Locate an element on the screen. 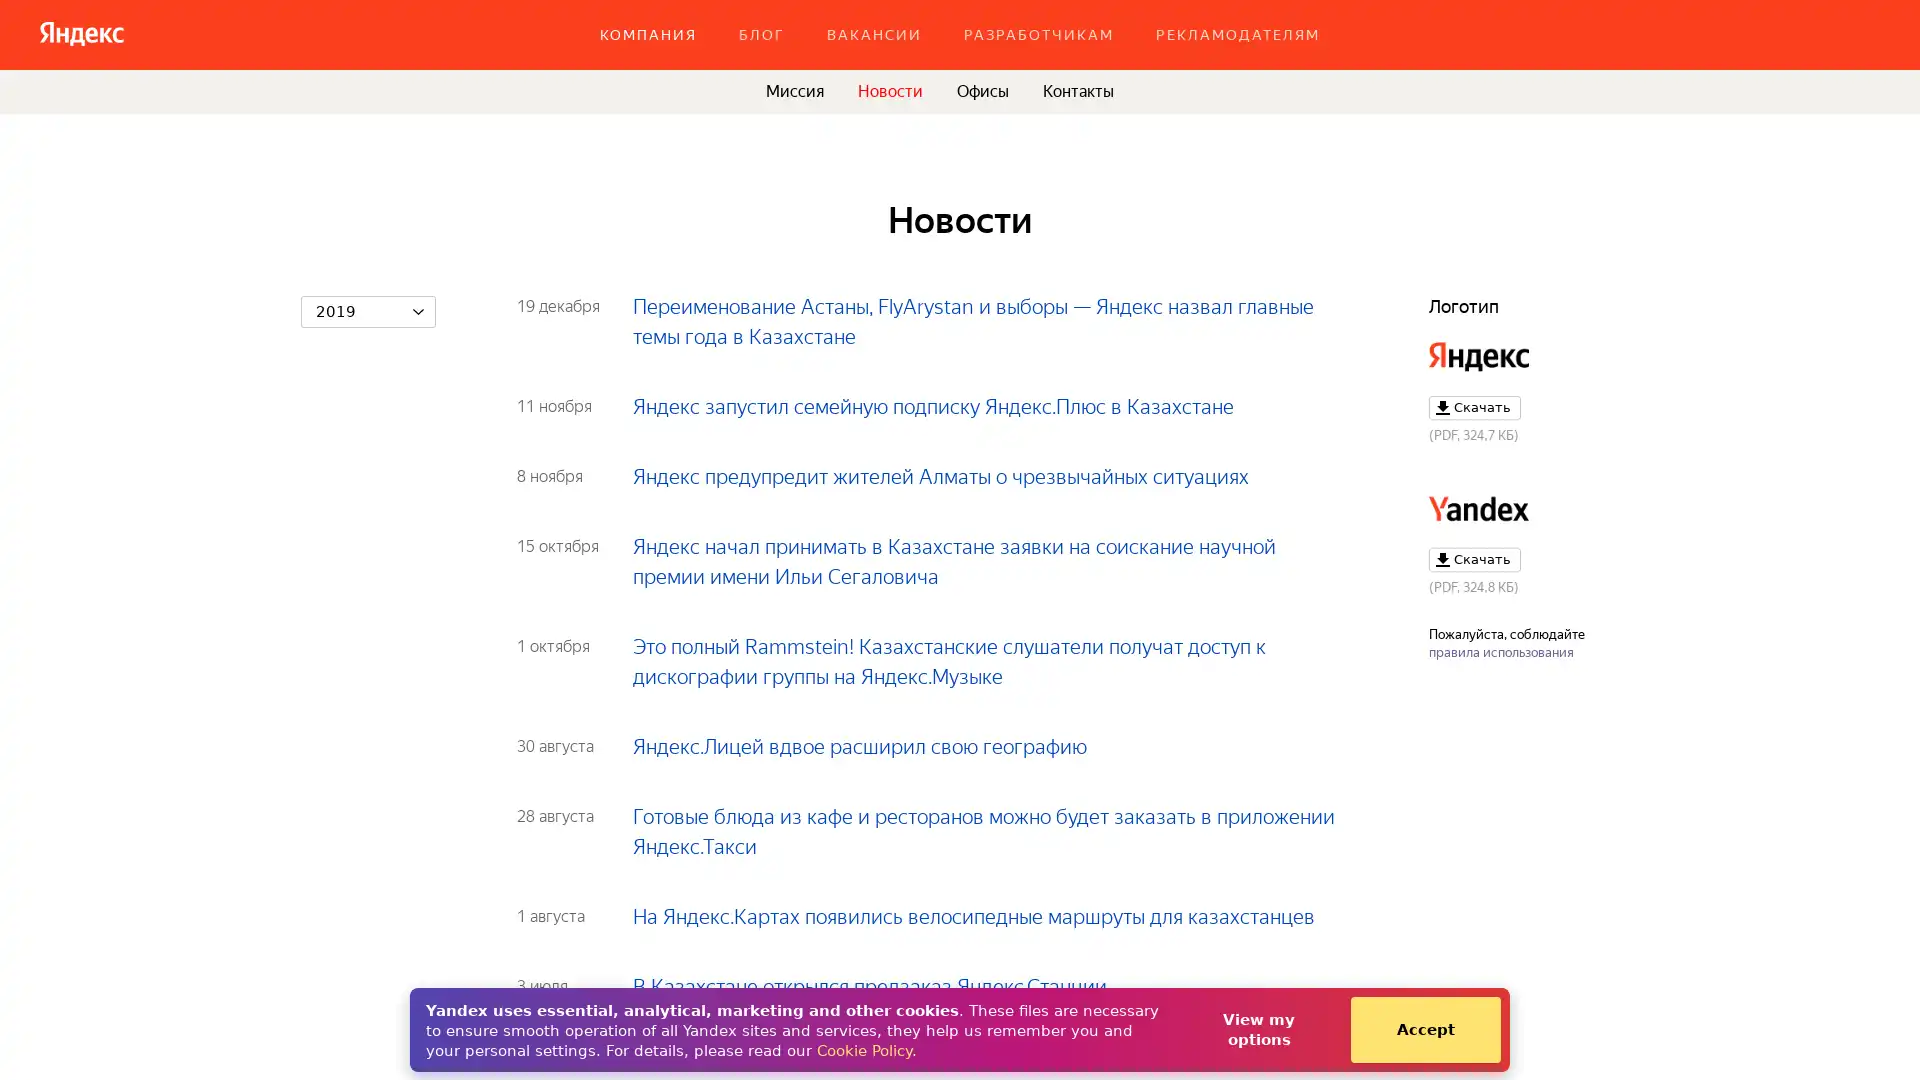 The image size is (1920, 1080). Accept is located at coordinates (1424, 1029).